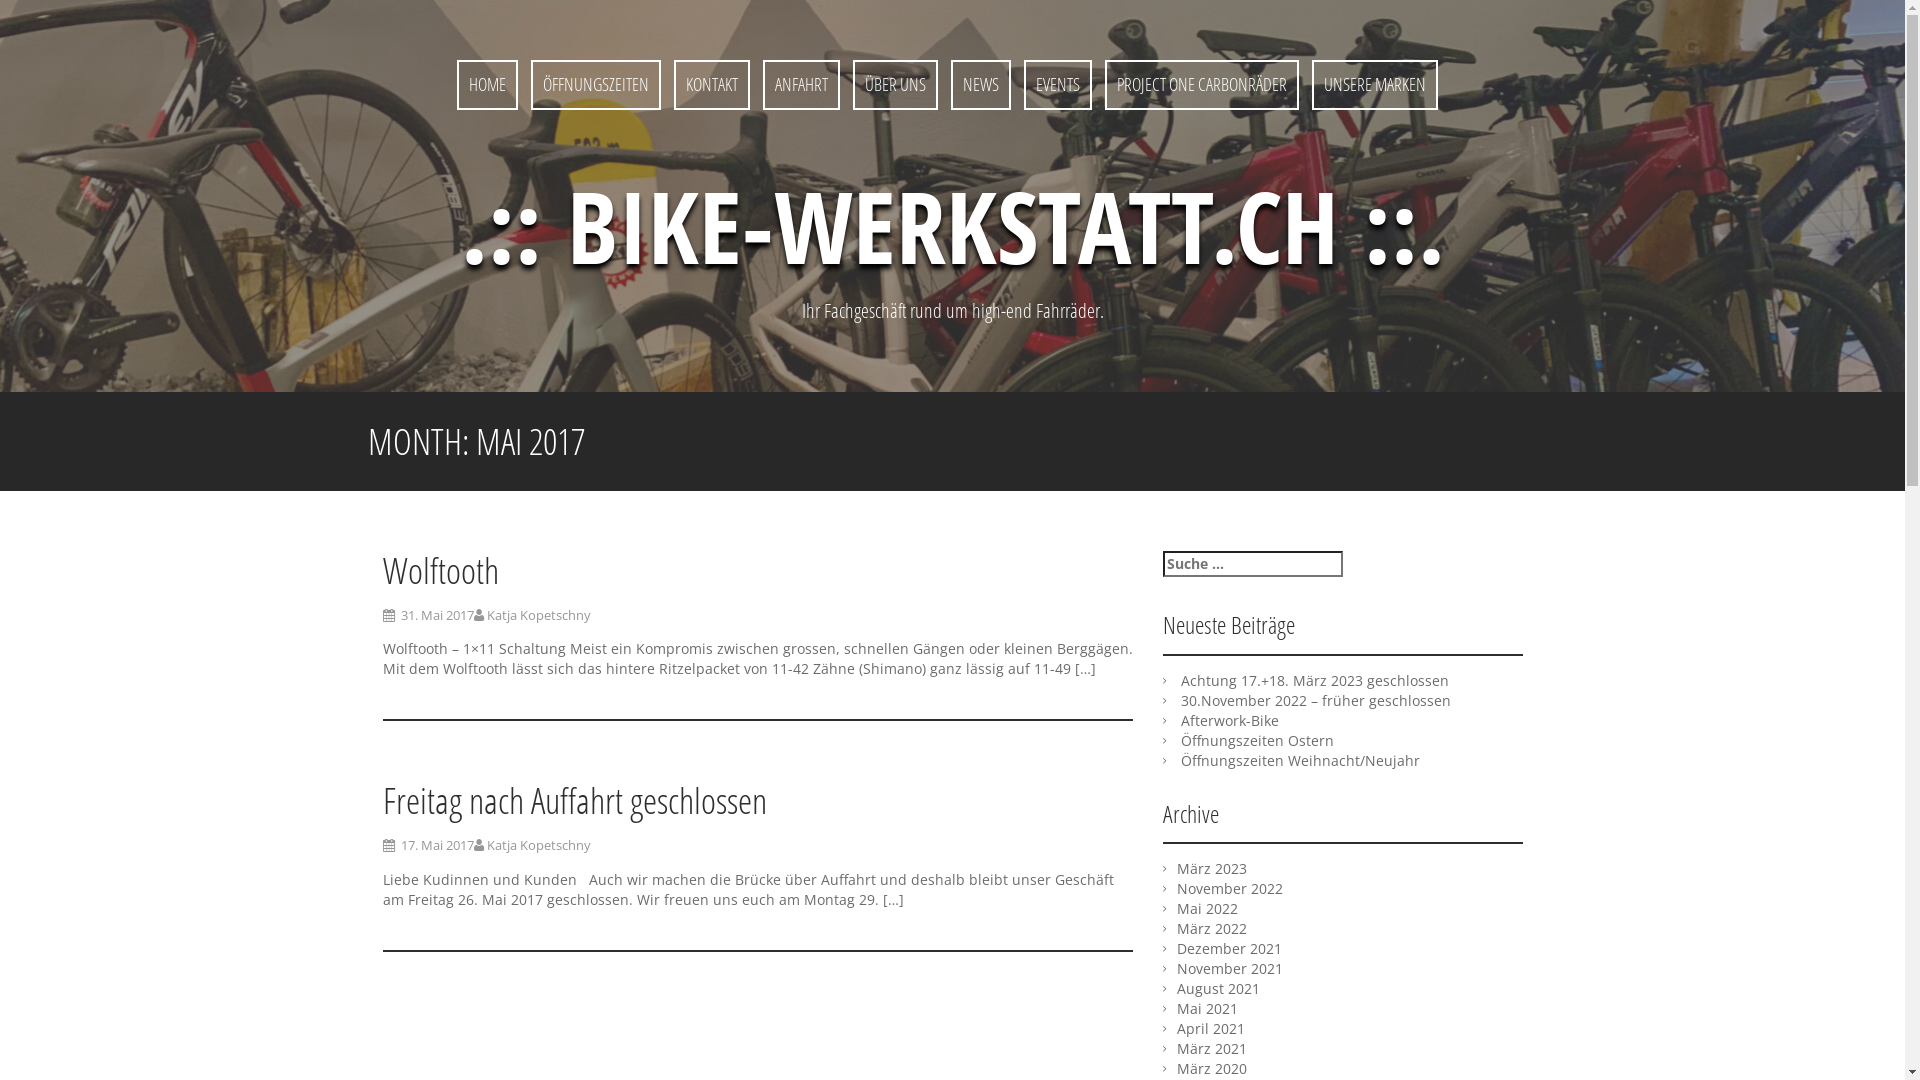 This screenshot has width=1920, height=1080. I want to click on 'Afterwork-Bike', so click(1227, 720).